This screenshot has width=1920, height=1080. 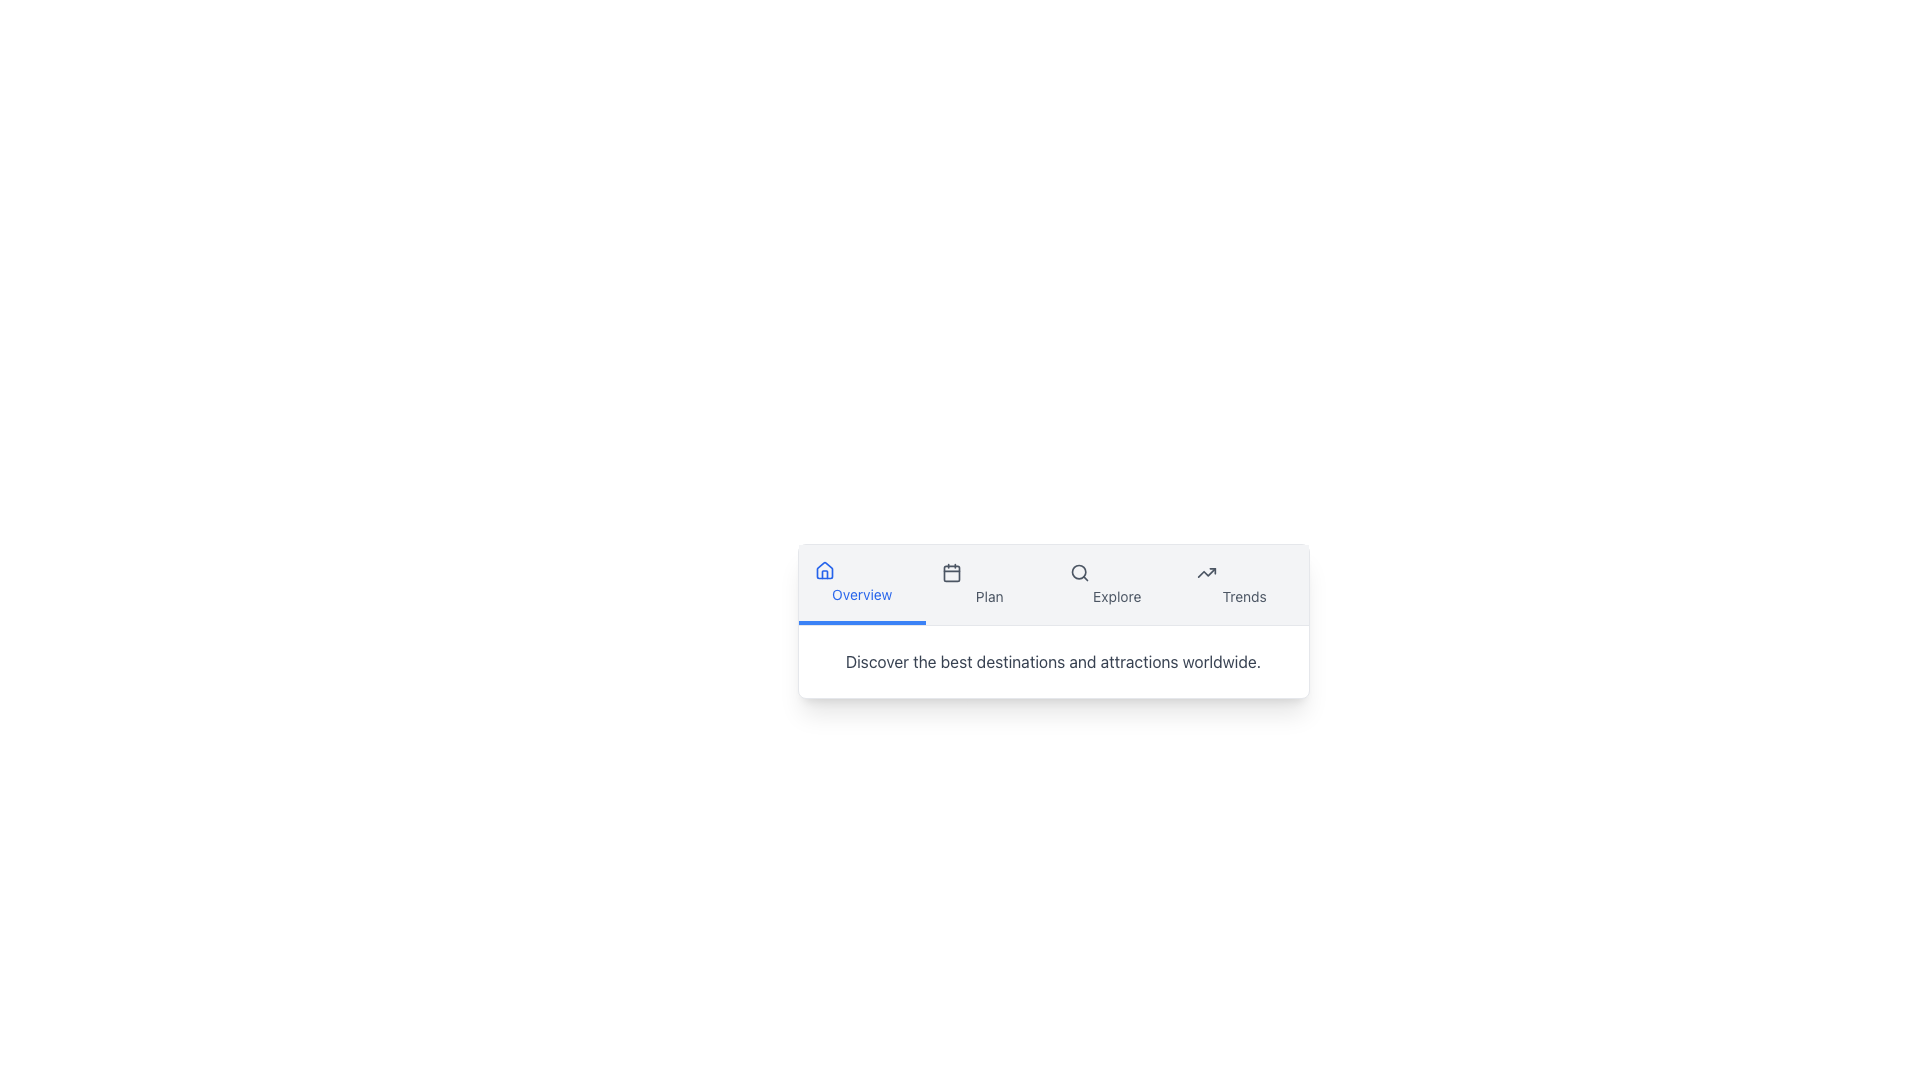 What do you see at coordinates (862, 585) in the screenshot?
I see `the 'Overview' navigation tab using keyboard navigation` at bounding box center [862, 585].